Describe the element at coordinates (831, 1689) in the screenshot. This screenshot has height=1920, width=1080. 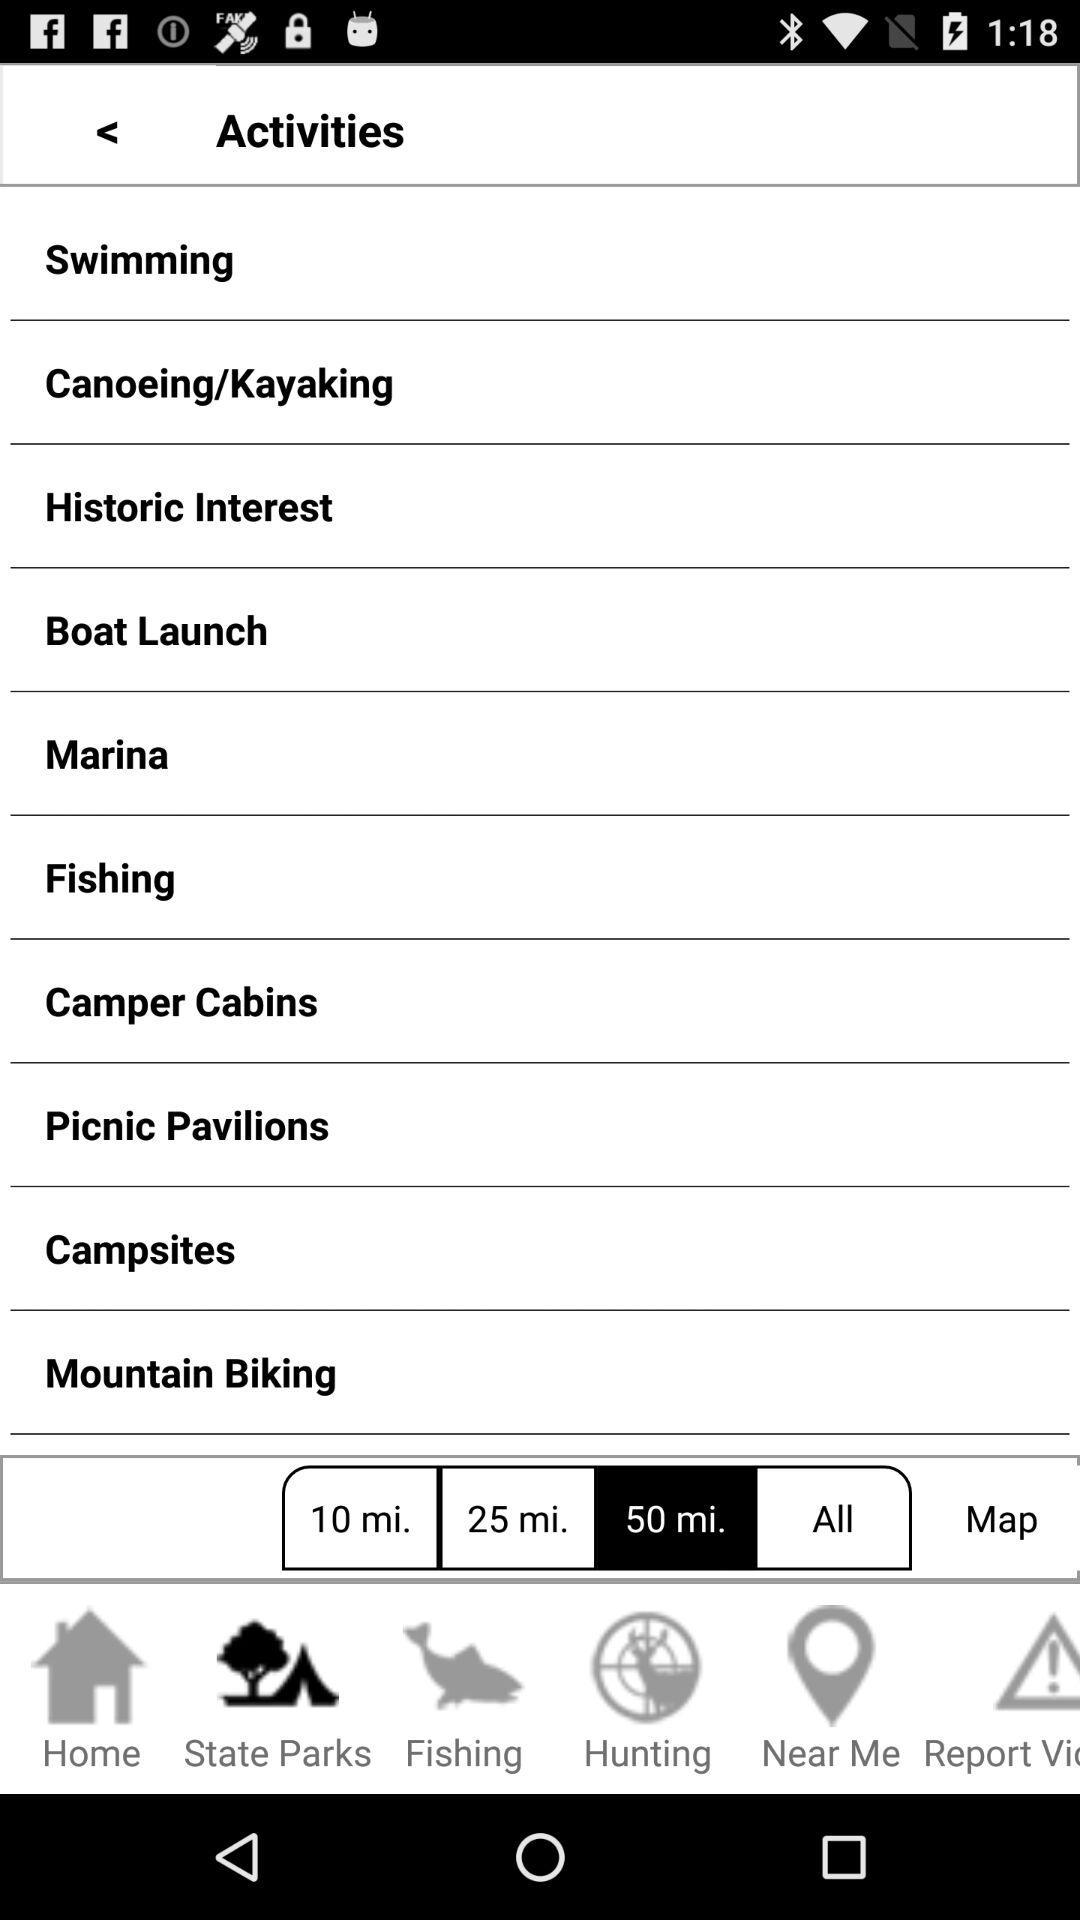
I see `item to the left of the report violation item` at that location.